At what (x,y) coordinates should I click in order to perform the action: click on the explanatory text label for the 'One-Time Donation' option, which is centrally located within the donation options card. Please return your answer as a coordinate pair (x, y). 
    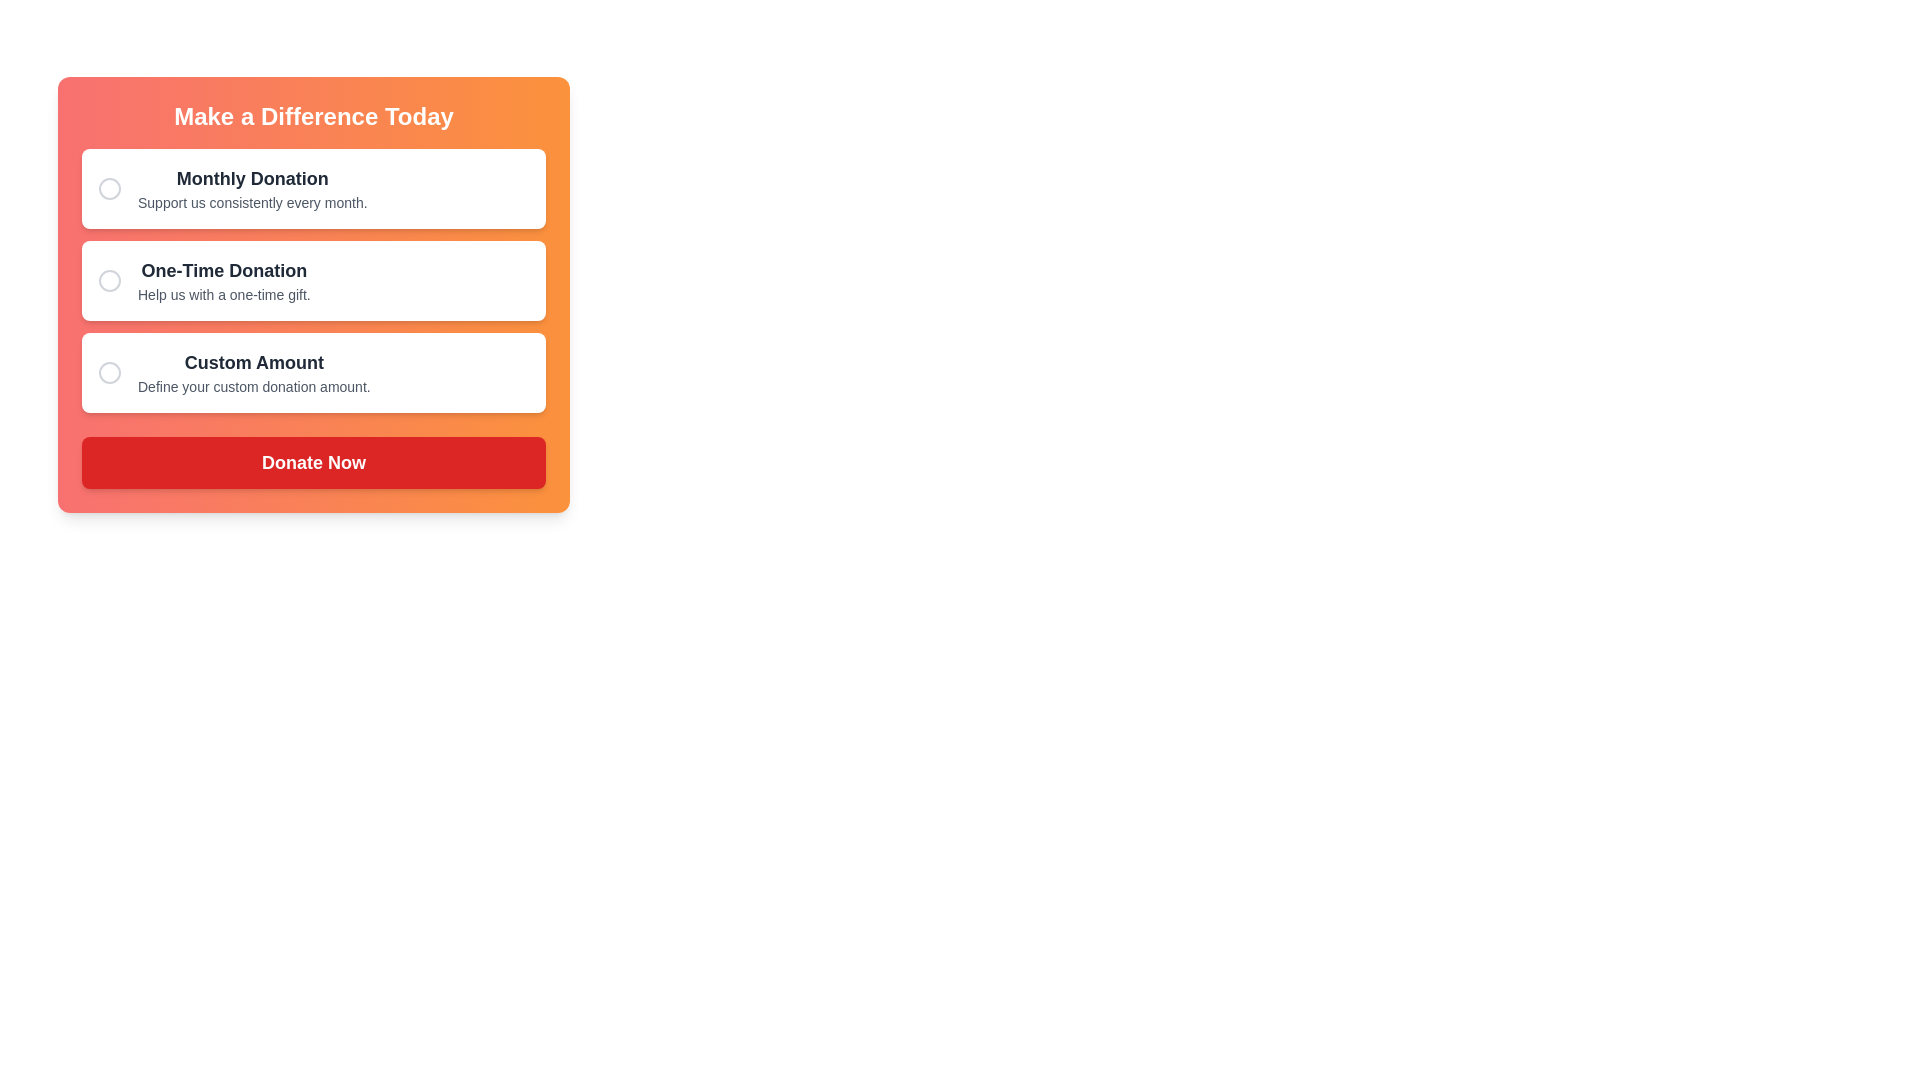
    Looking at the image, I should click on (224, 294).